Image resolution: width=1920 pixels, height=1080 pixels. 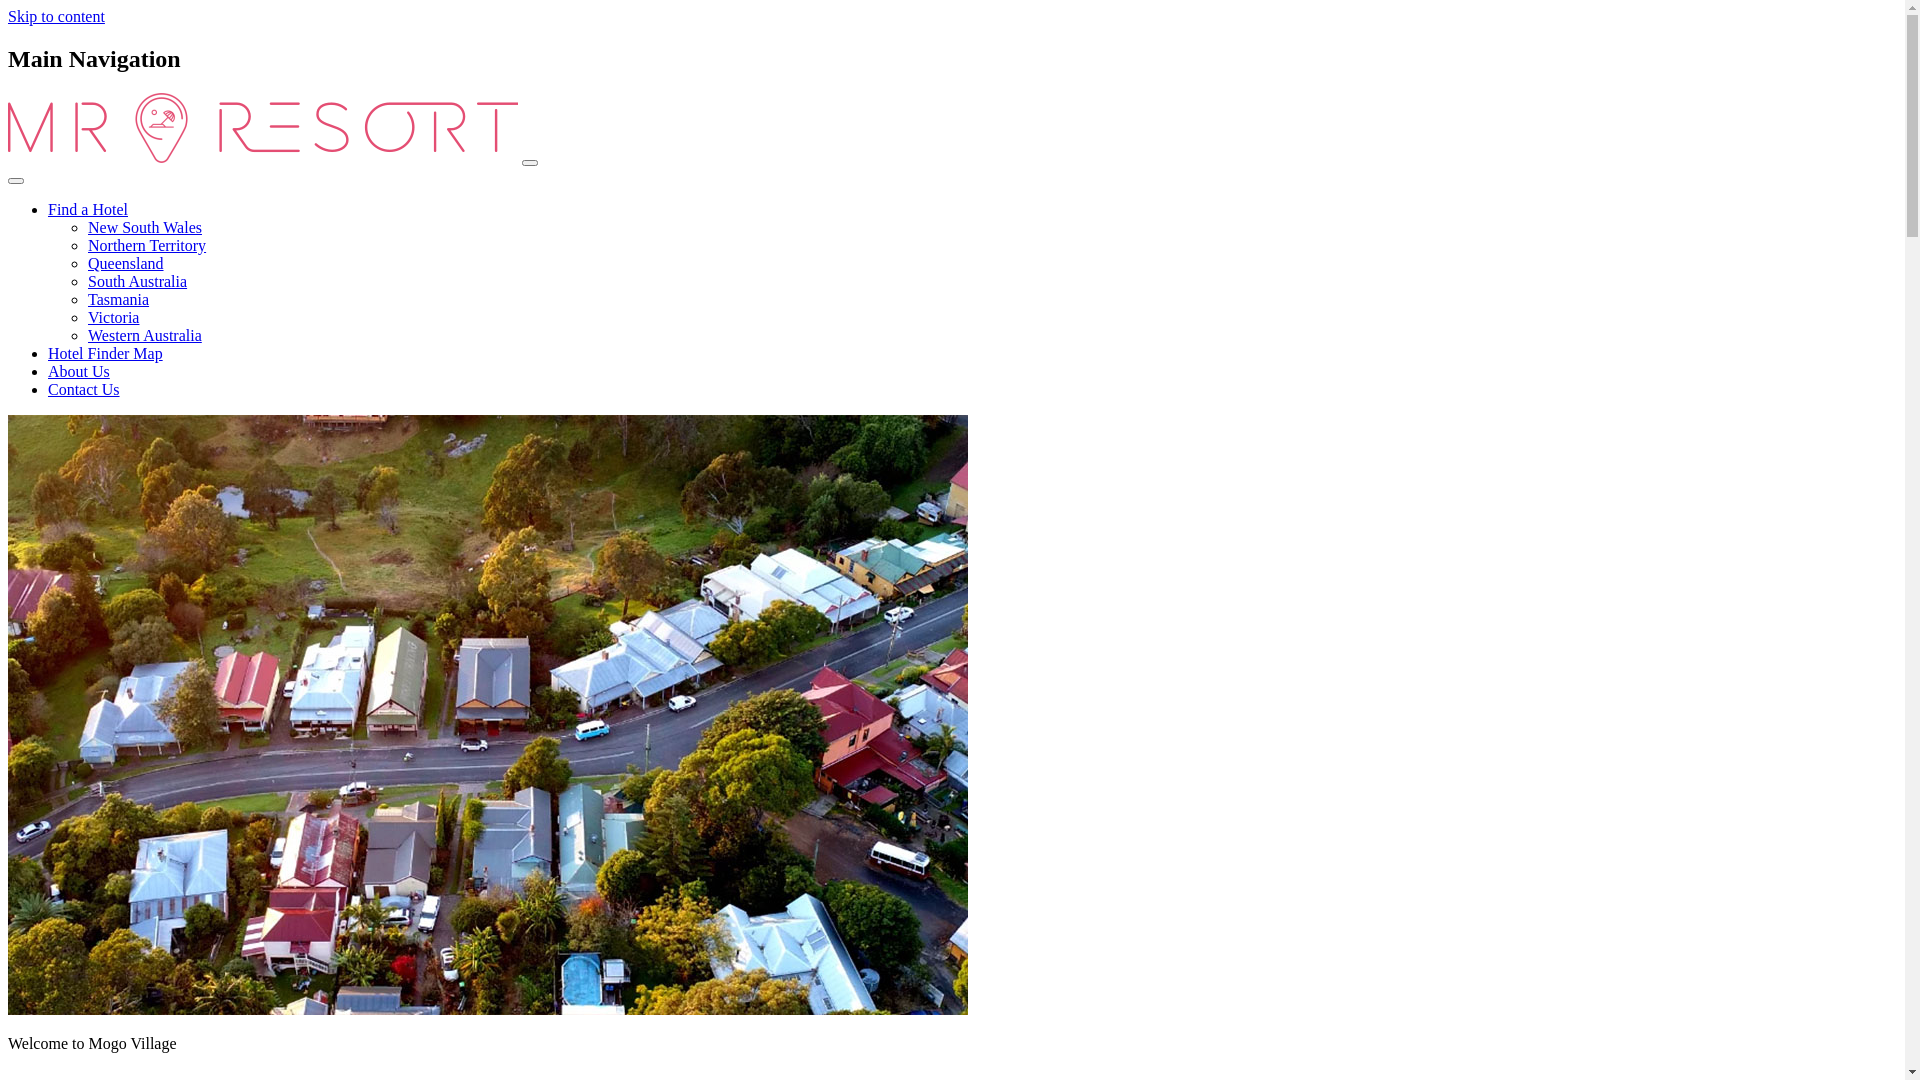 I want to click on 'Skip to content', so click(x=56, y=16).